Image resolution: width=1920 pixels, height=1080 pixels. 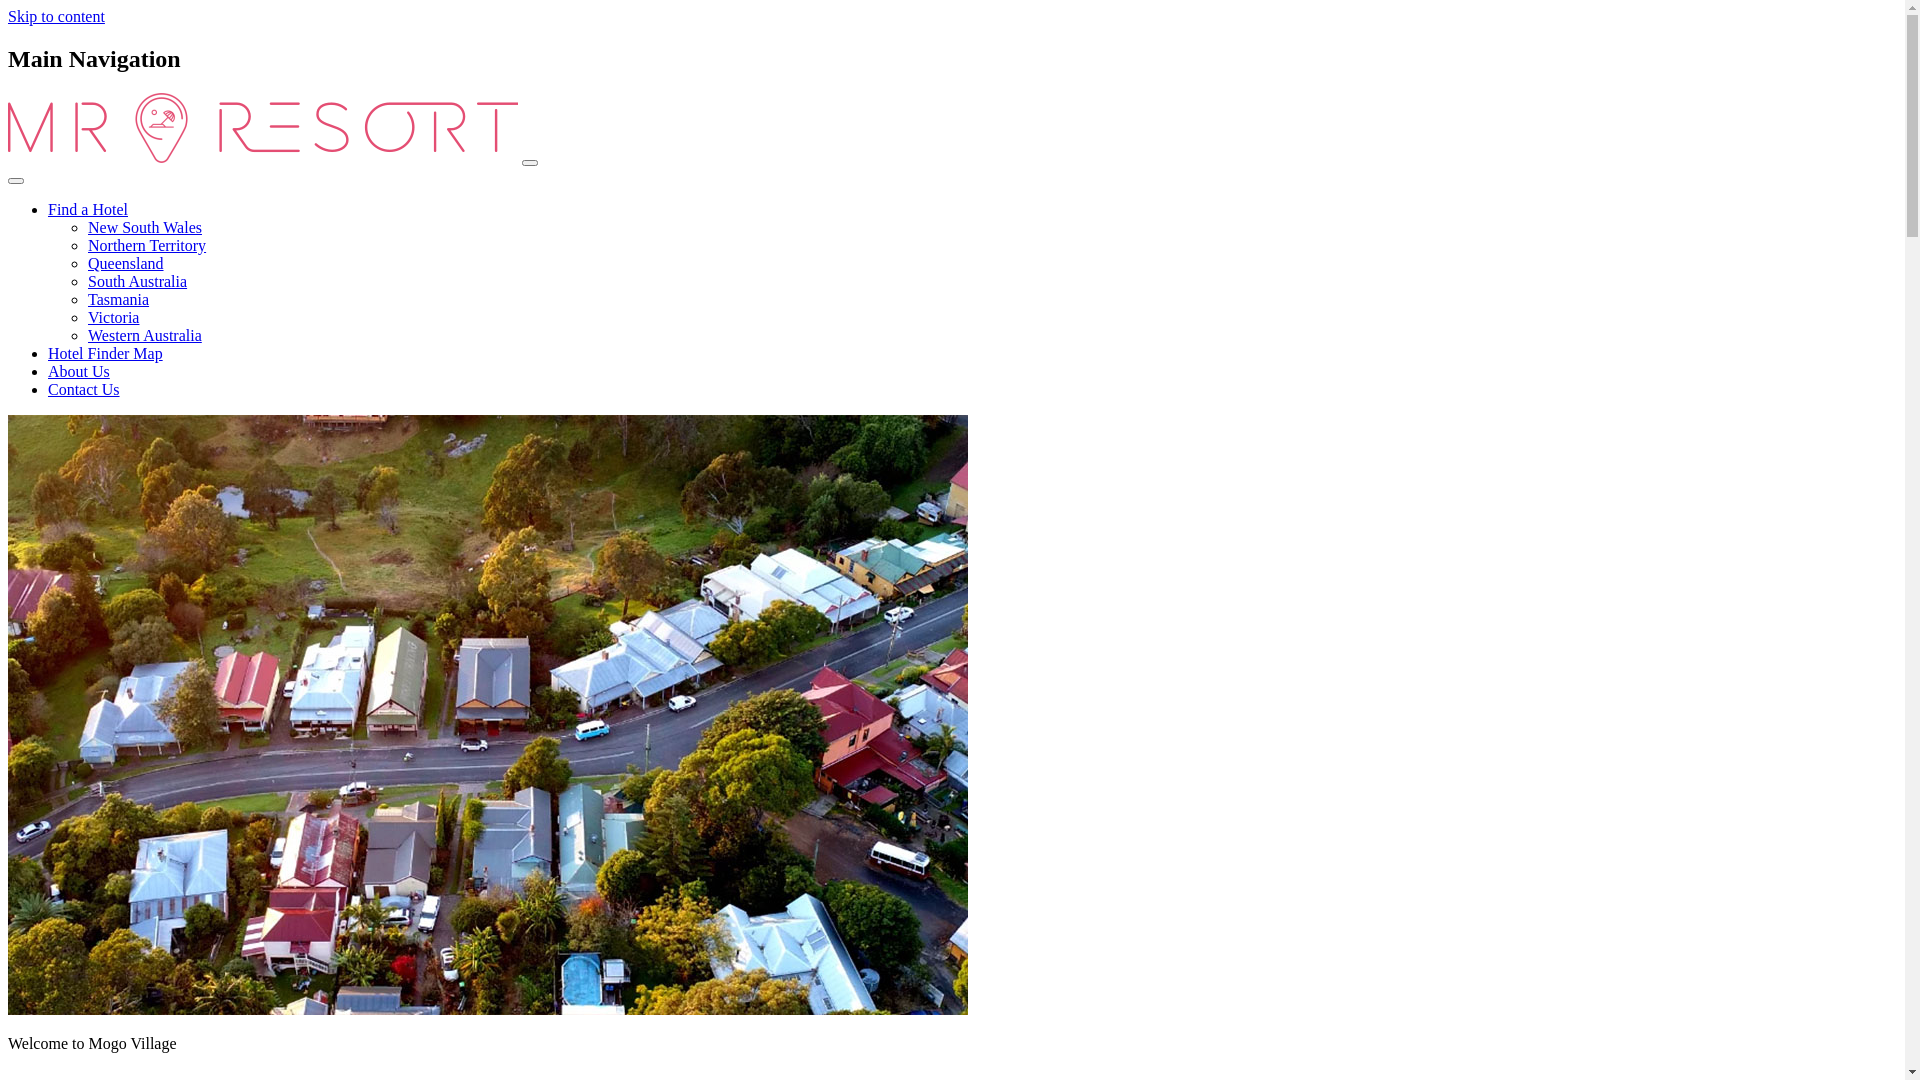 I want to click on 'Skip to content', so click(x=56, y=16).